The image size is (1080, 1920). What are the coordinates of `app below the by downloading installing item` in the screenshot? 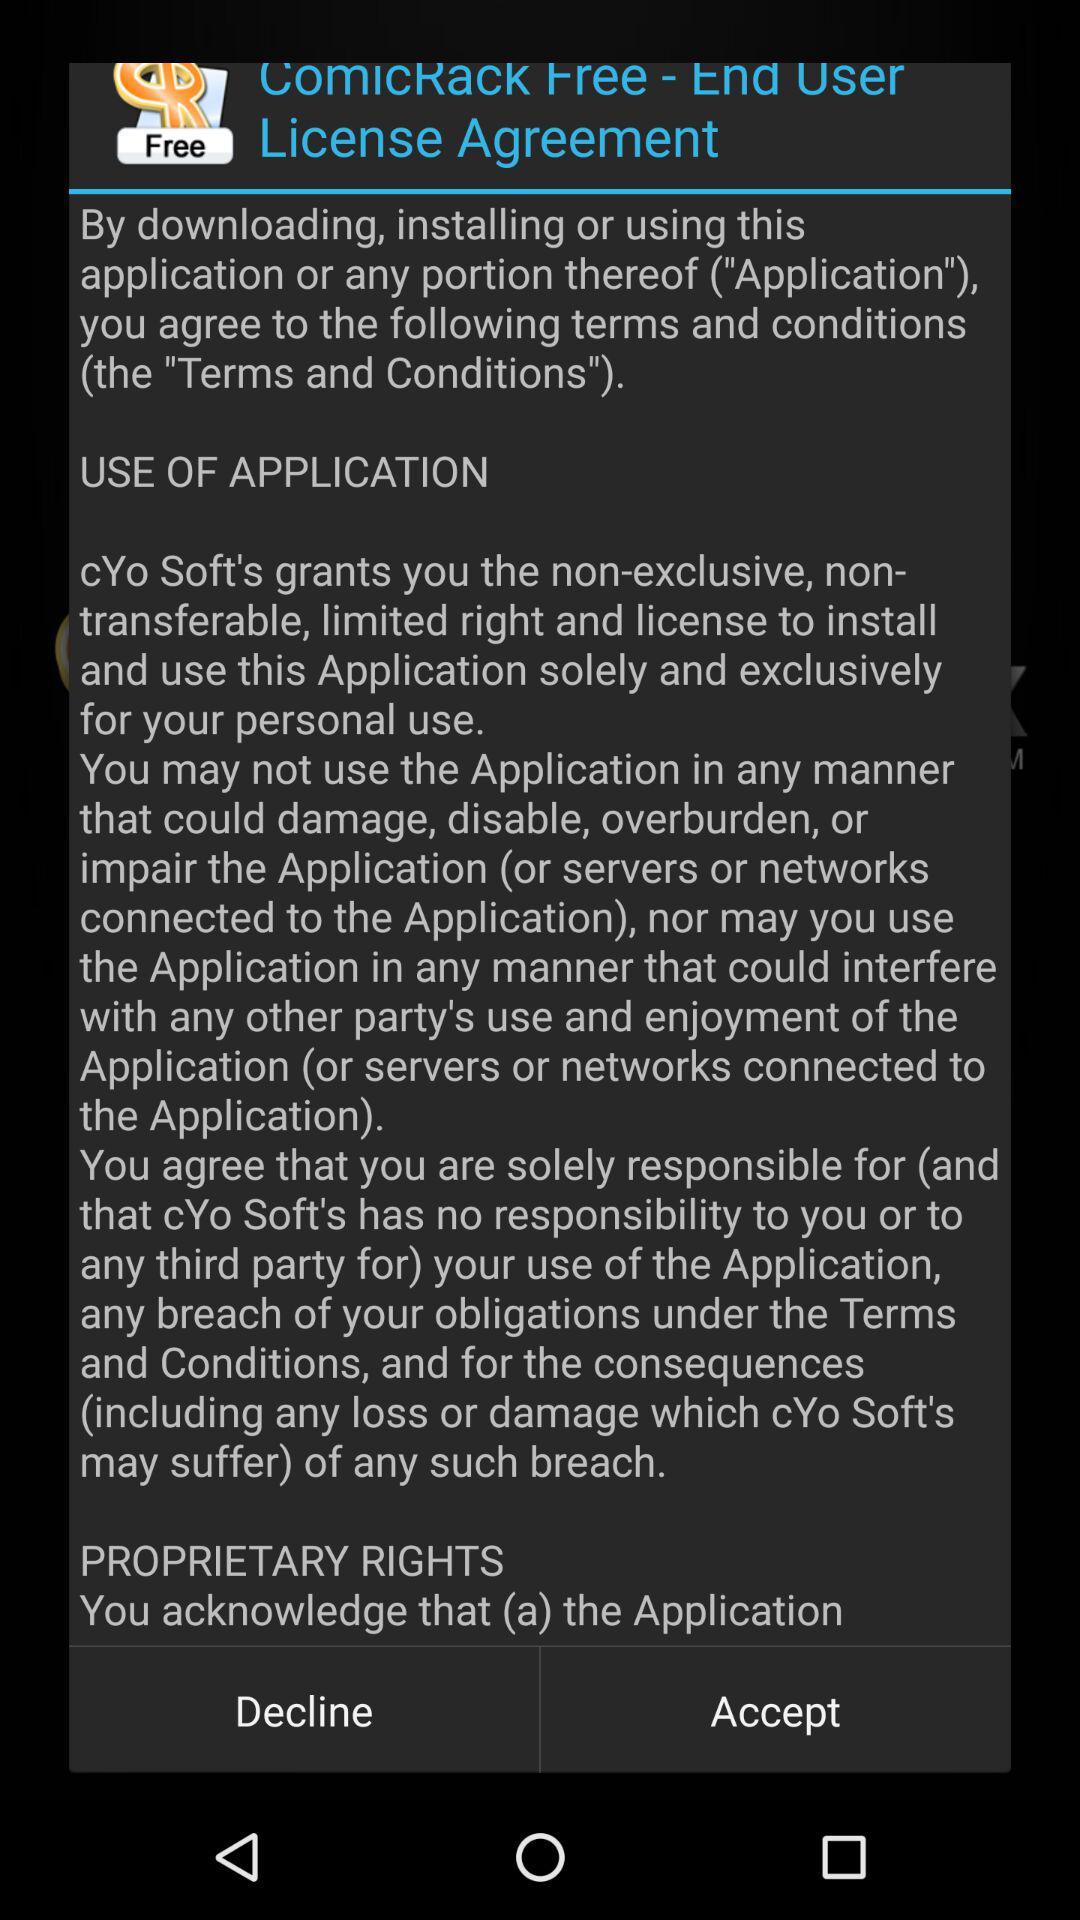 It's located at (304, 1708).